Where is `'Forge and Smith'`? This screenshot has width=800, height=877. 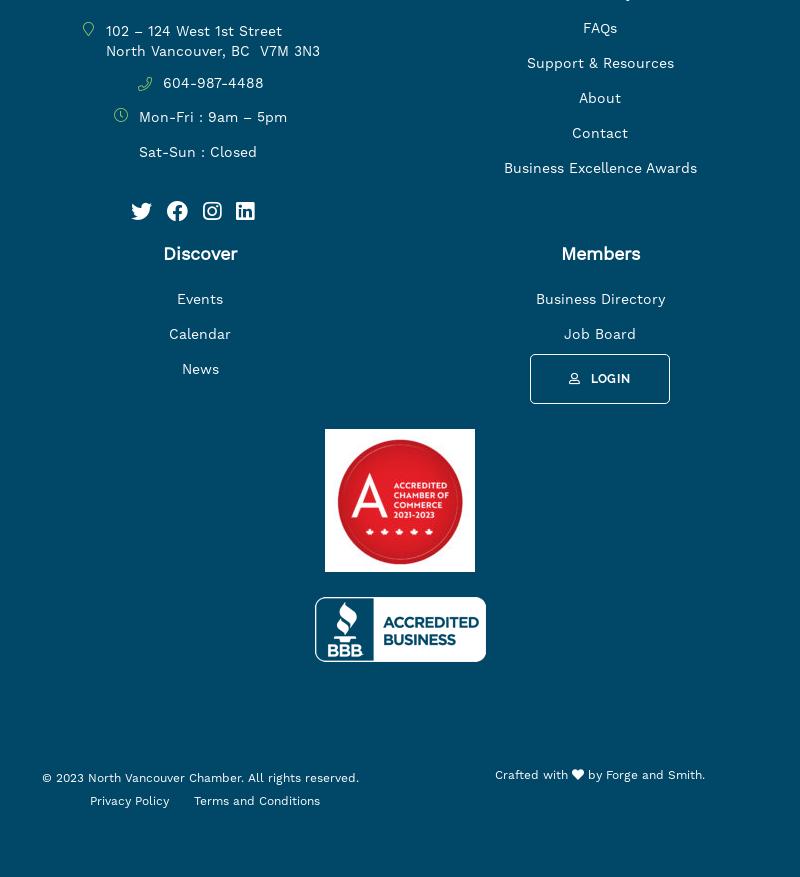 'Forge and Smith' is located at coordinates (653, 774).